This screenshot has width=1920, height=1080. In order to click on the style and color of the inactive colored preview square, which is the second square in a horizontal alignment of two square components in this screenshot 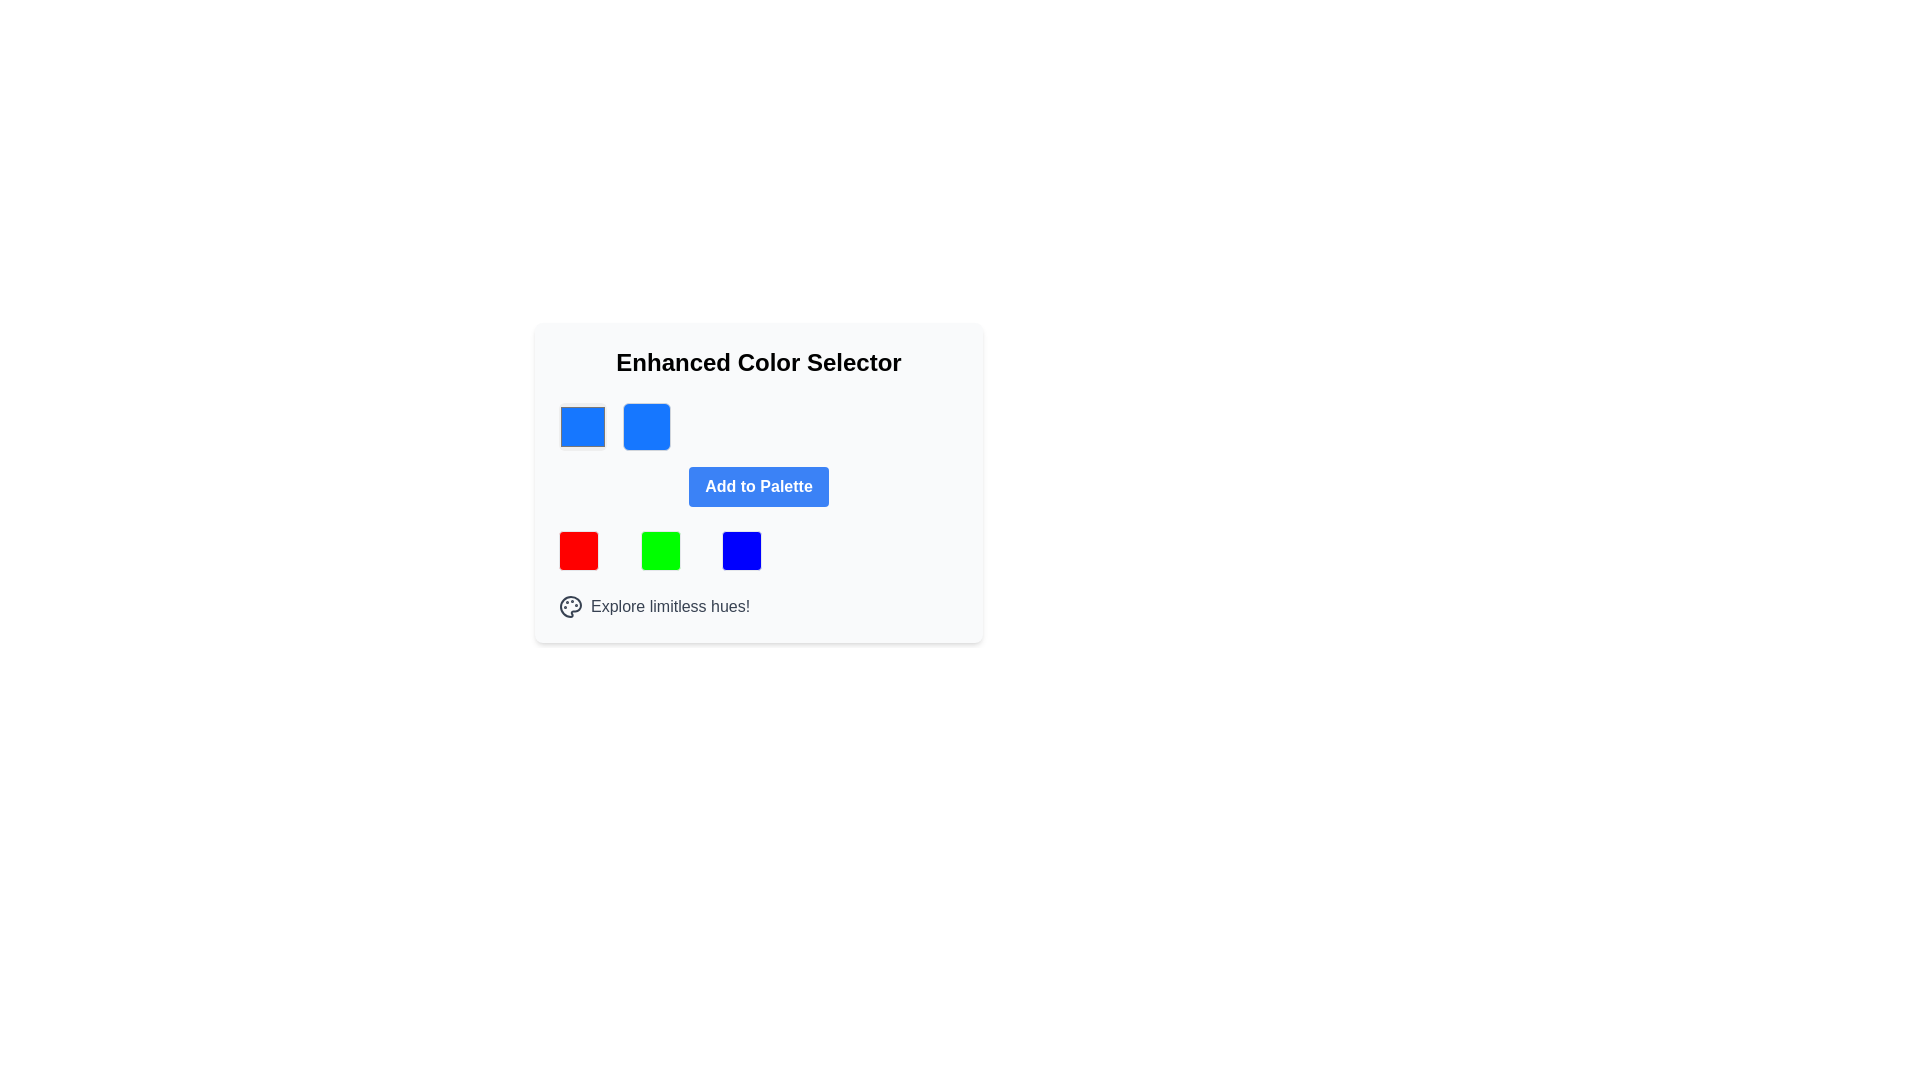, I will do `click(647, 426)`.